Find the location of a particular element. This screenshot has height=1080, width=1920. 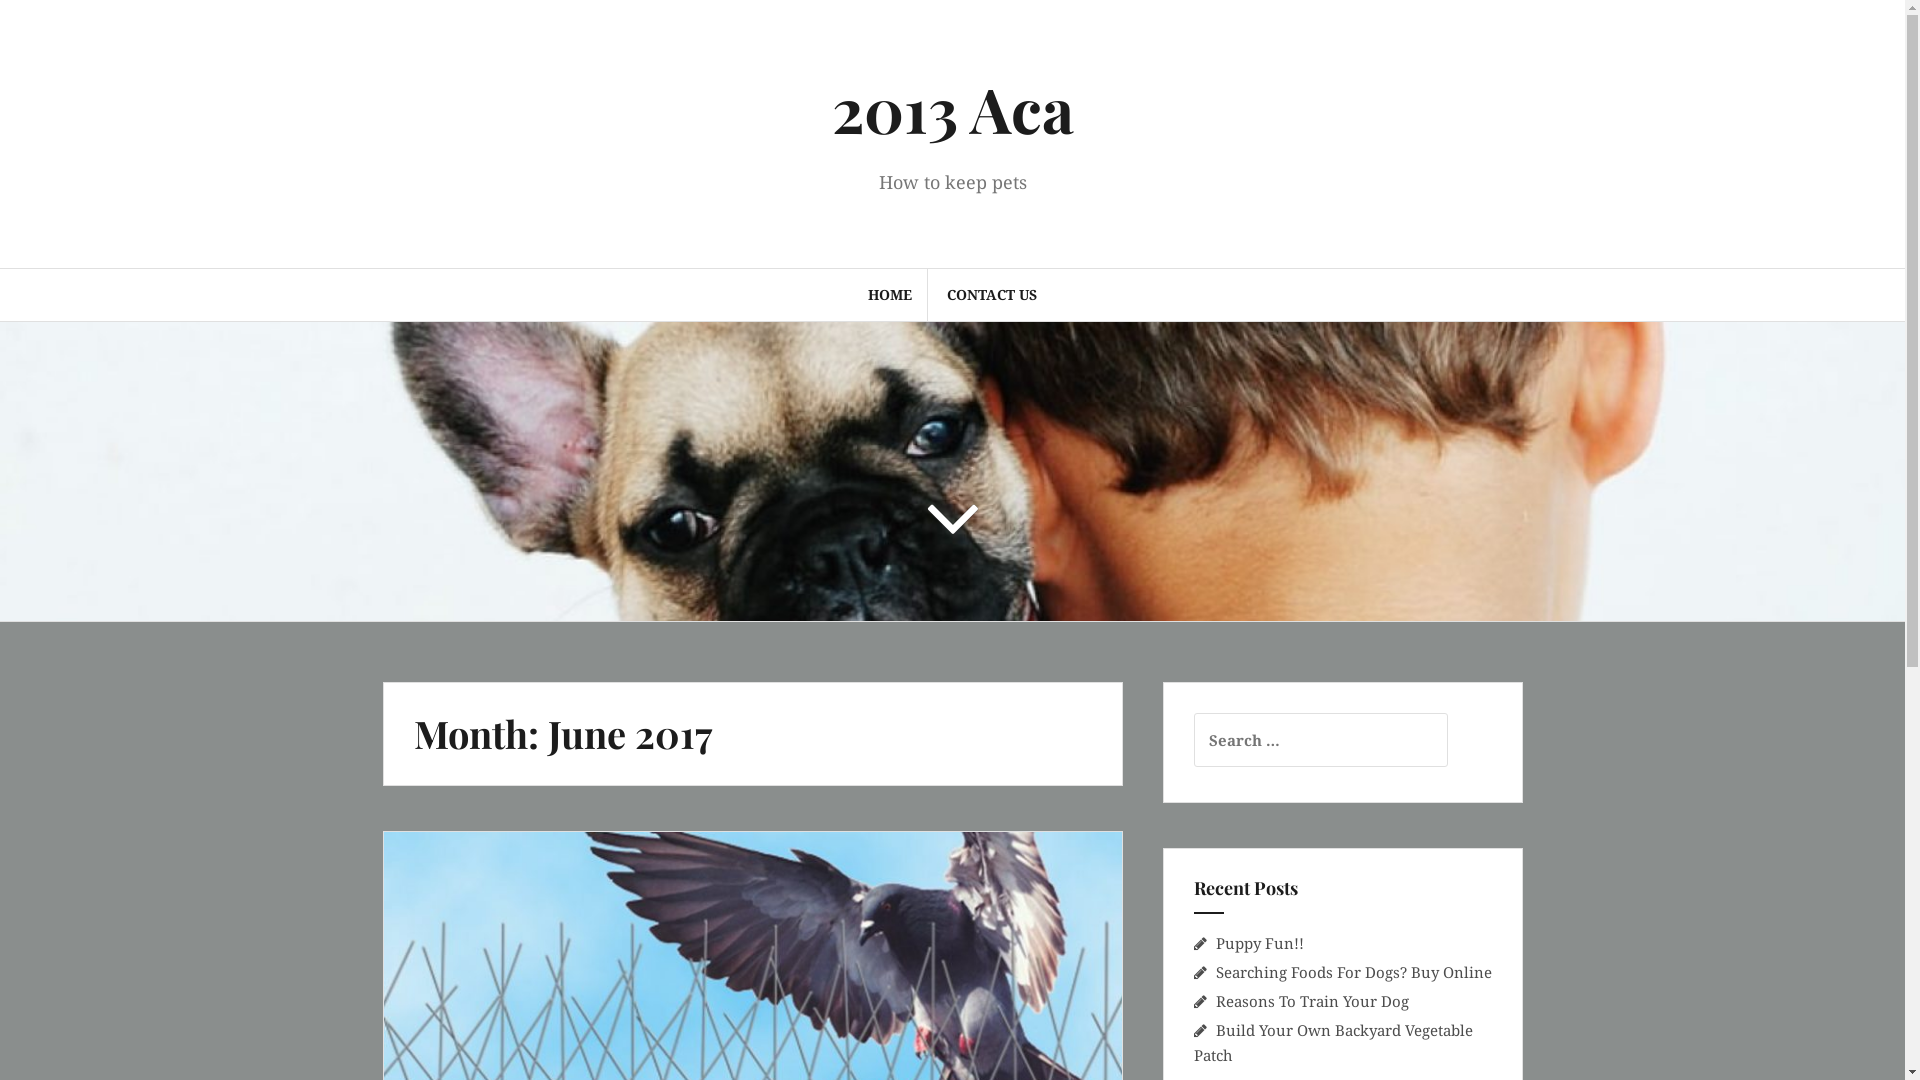

'Puppy Fun!!' is located at coordinates (1258, 942).